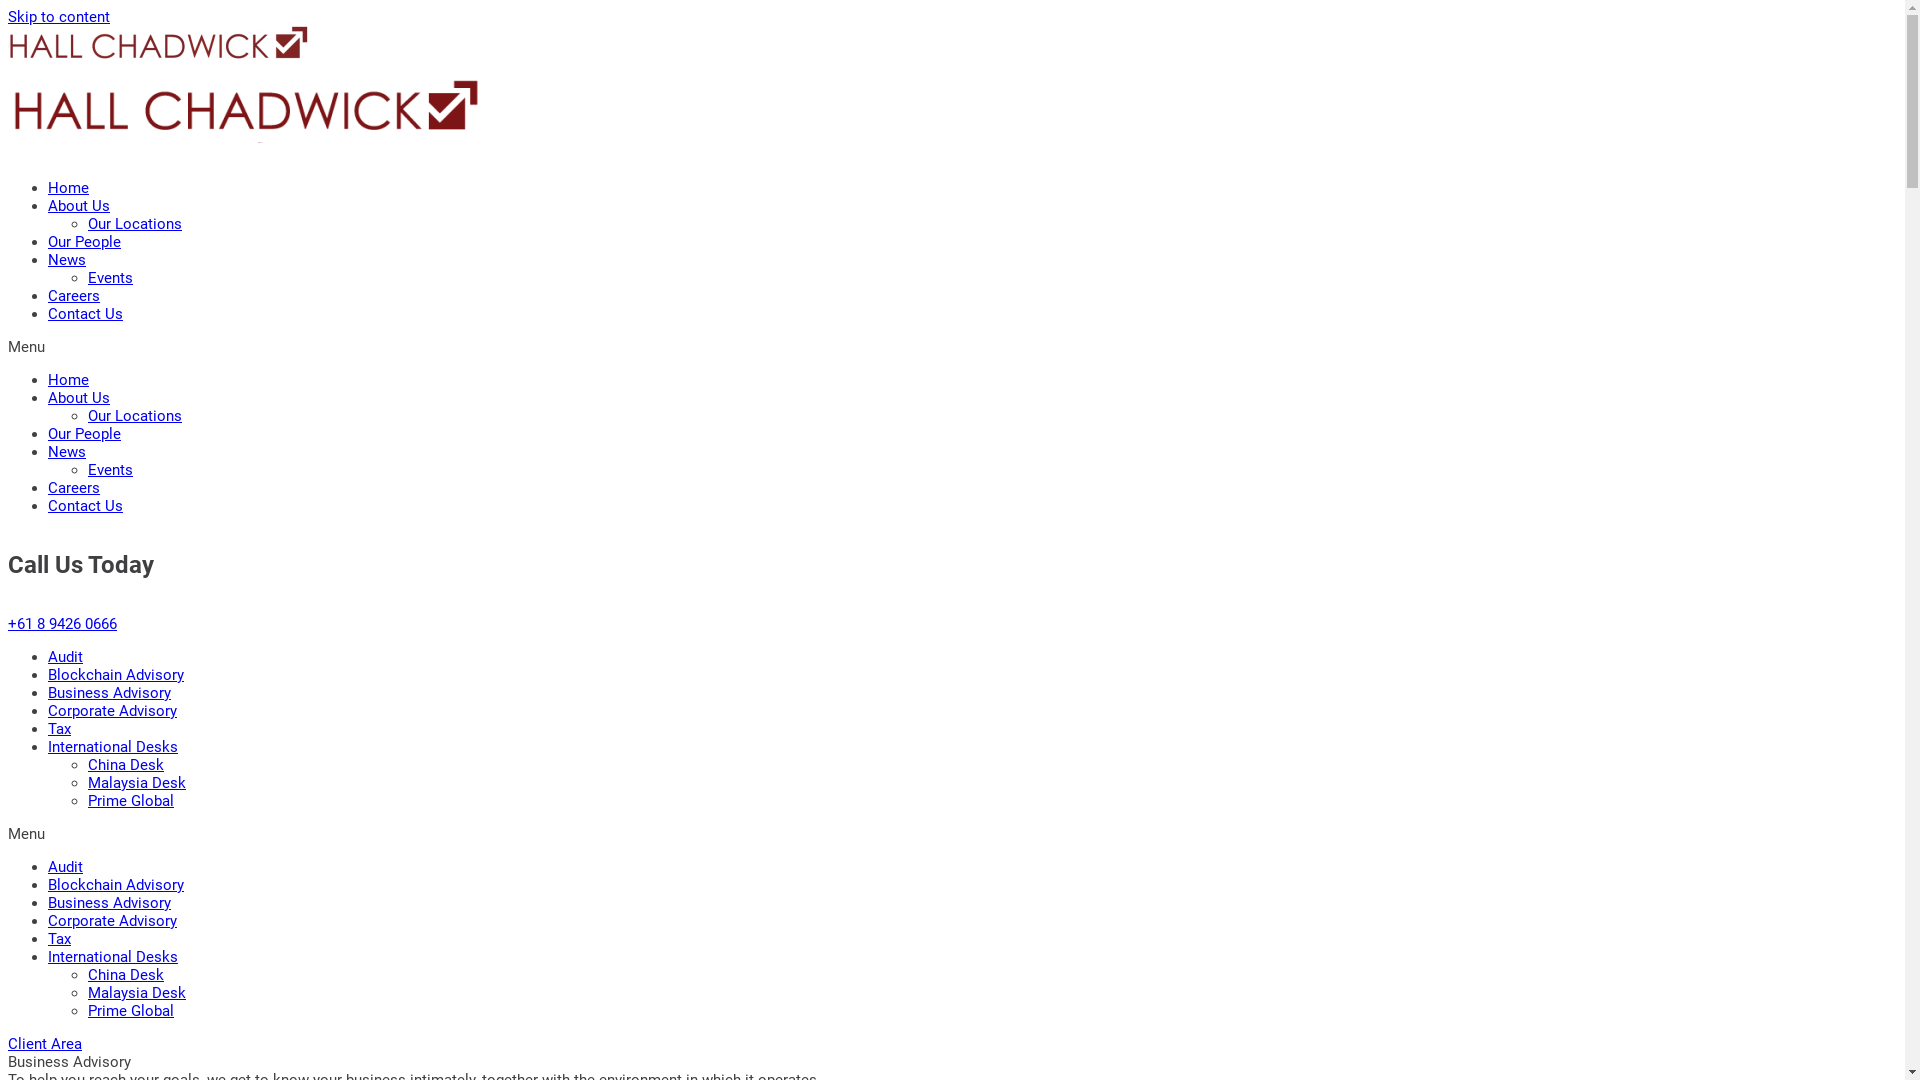  Describe the element at coordinates (58, 16) in the screenshot. I see `'Skip to content'` at that location.